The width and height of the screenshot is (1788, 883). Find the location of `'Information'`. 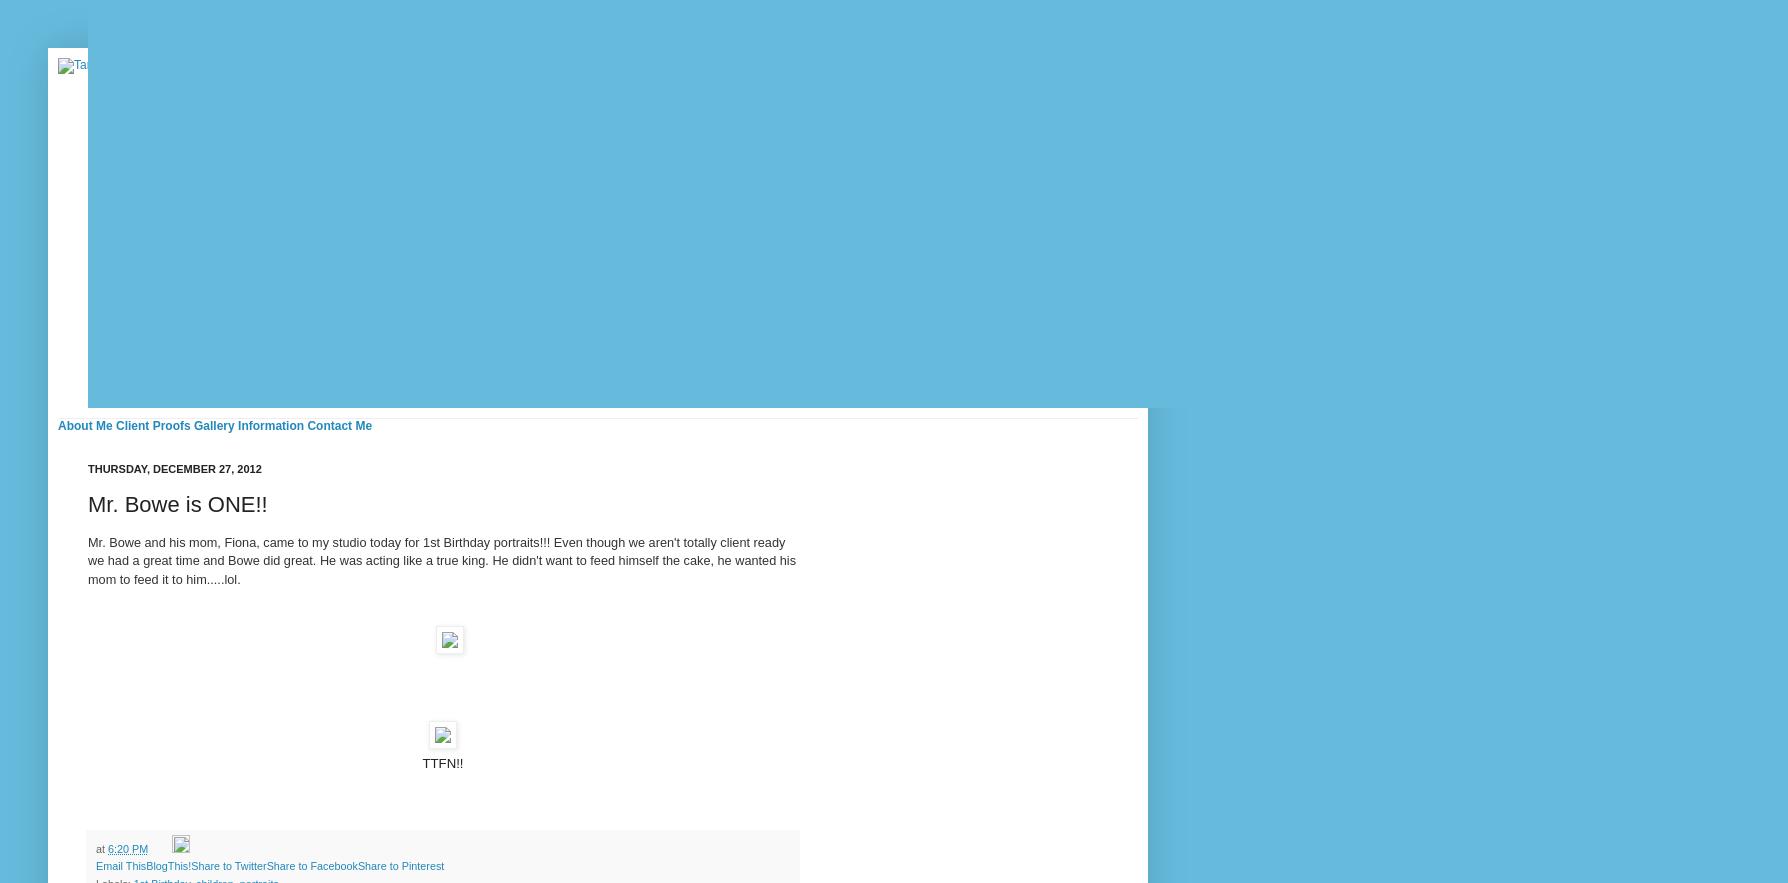

'Information' is located at coordinates (270, 425).